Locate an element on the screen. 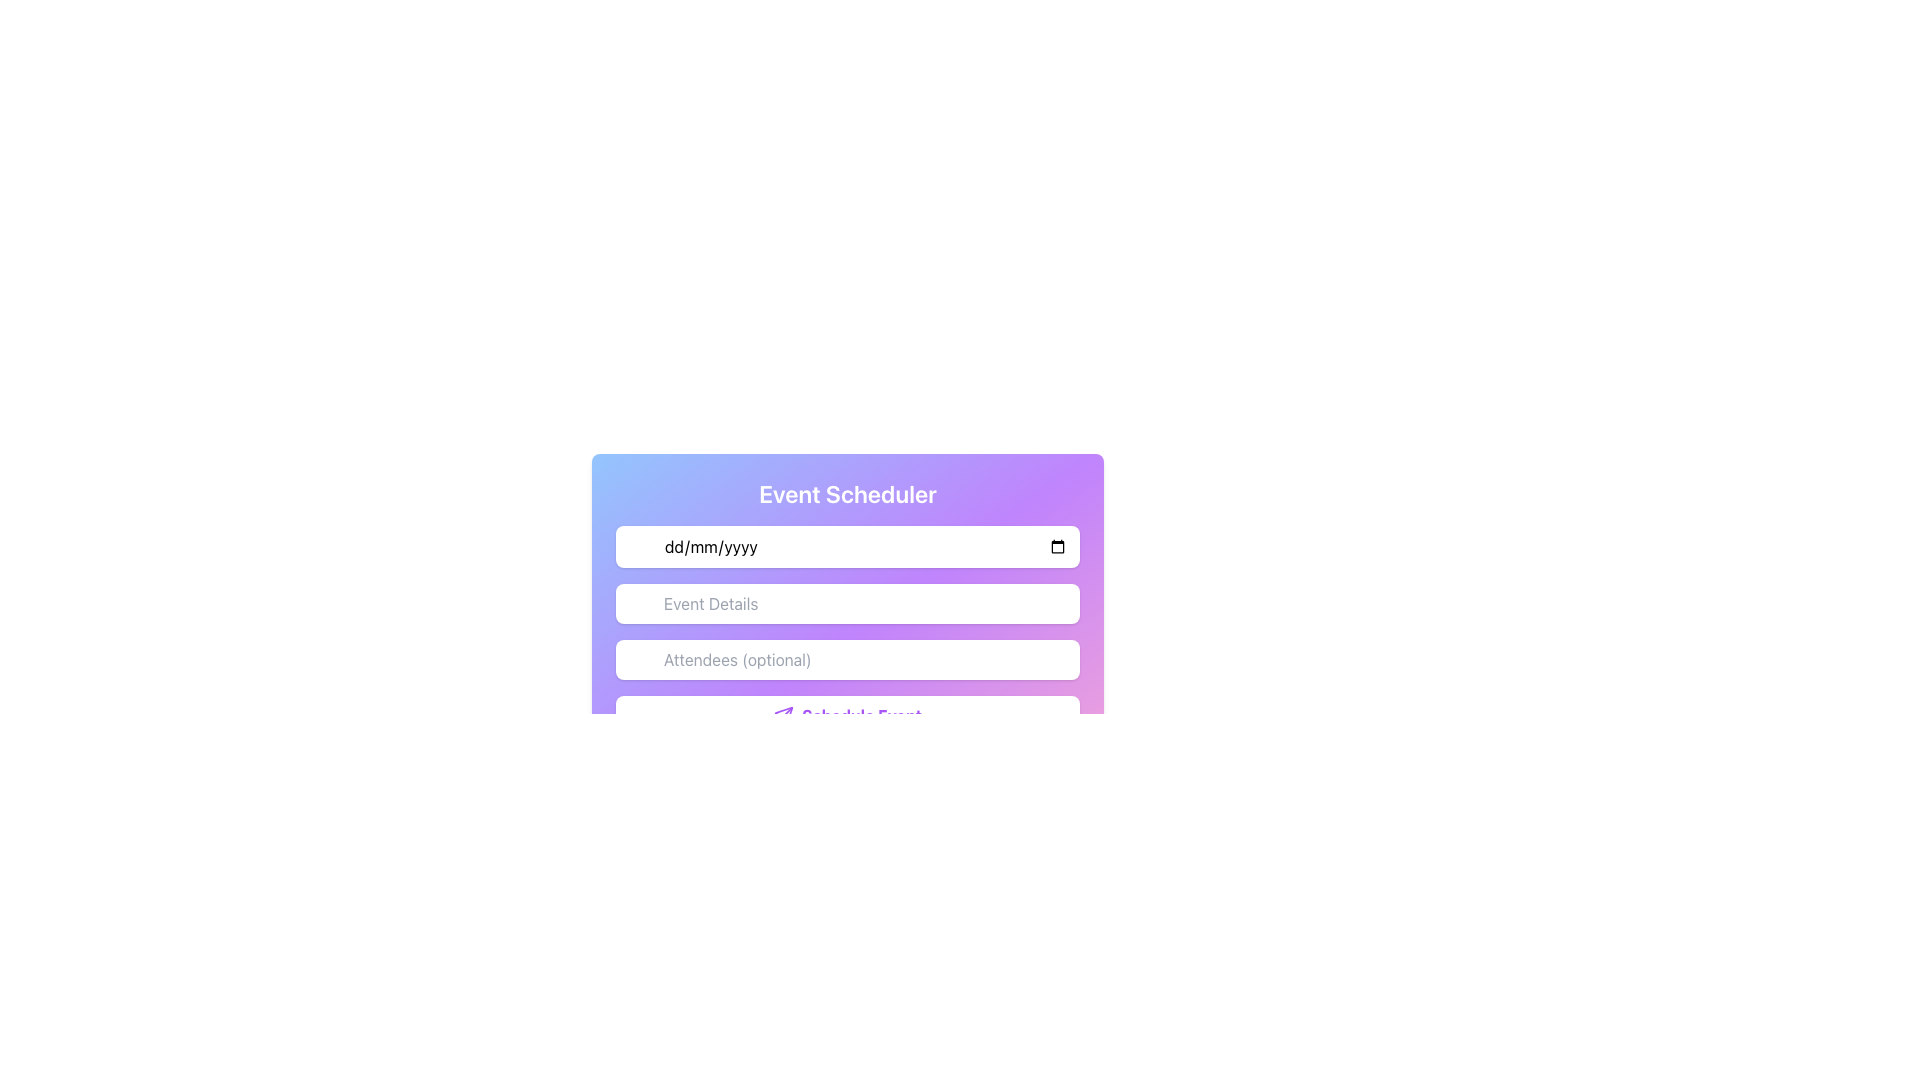 This screenshot has width=1920, height=1080. the text input field labeled 'Event Details' by tabbing into it is located at coordinates (848, 603).